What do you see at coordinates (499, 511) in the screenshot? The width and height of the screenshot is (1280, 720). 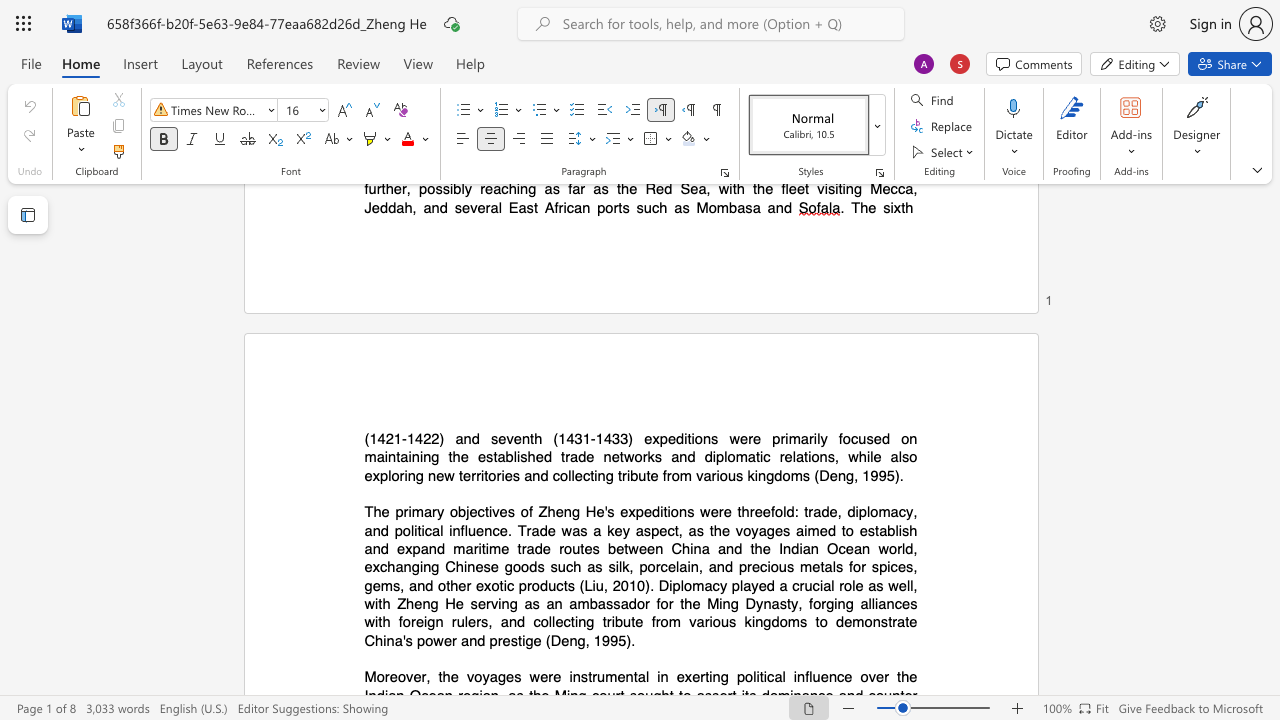 I see `the subset text "es" within the text "objectives"` at bounding box center [499, 511].